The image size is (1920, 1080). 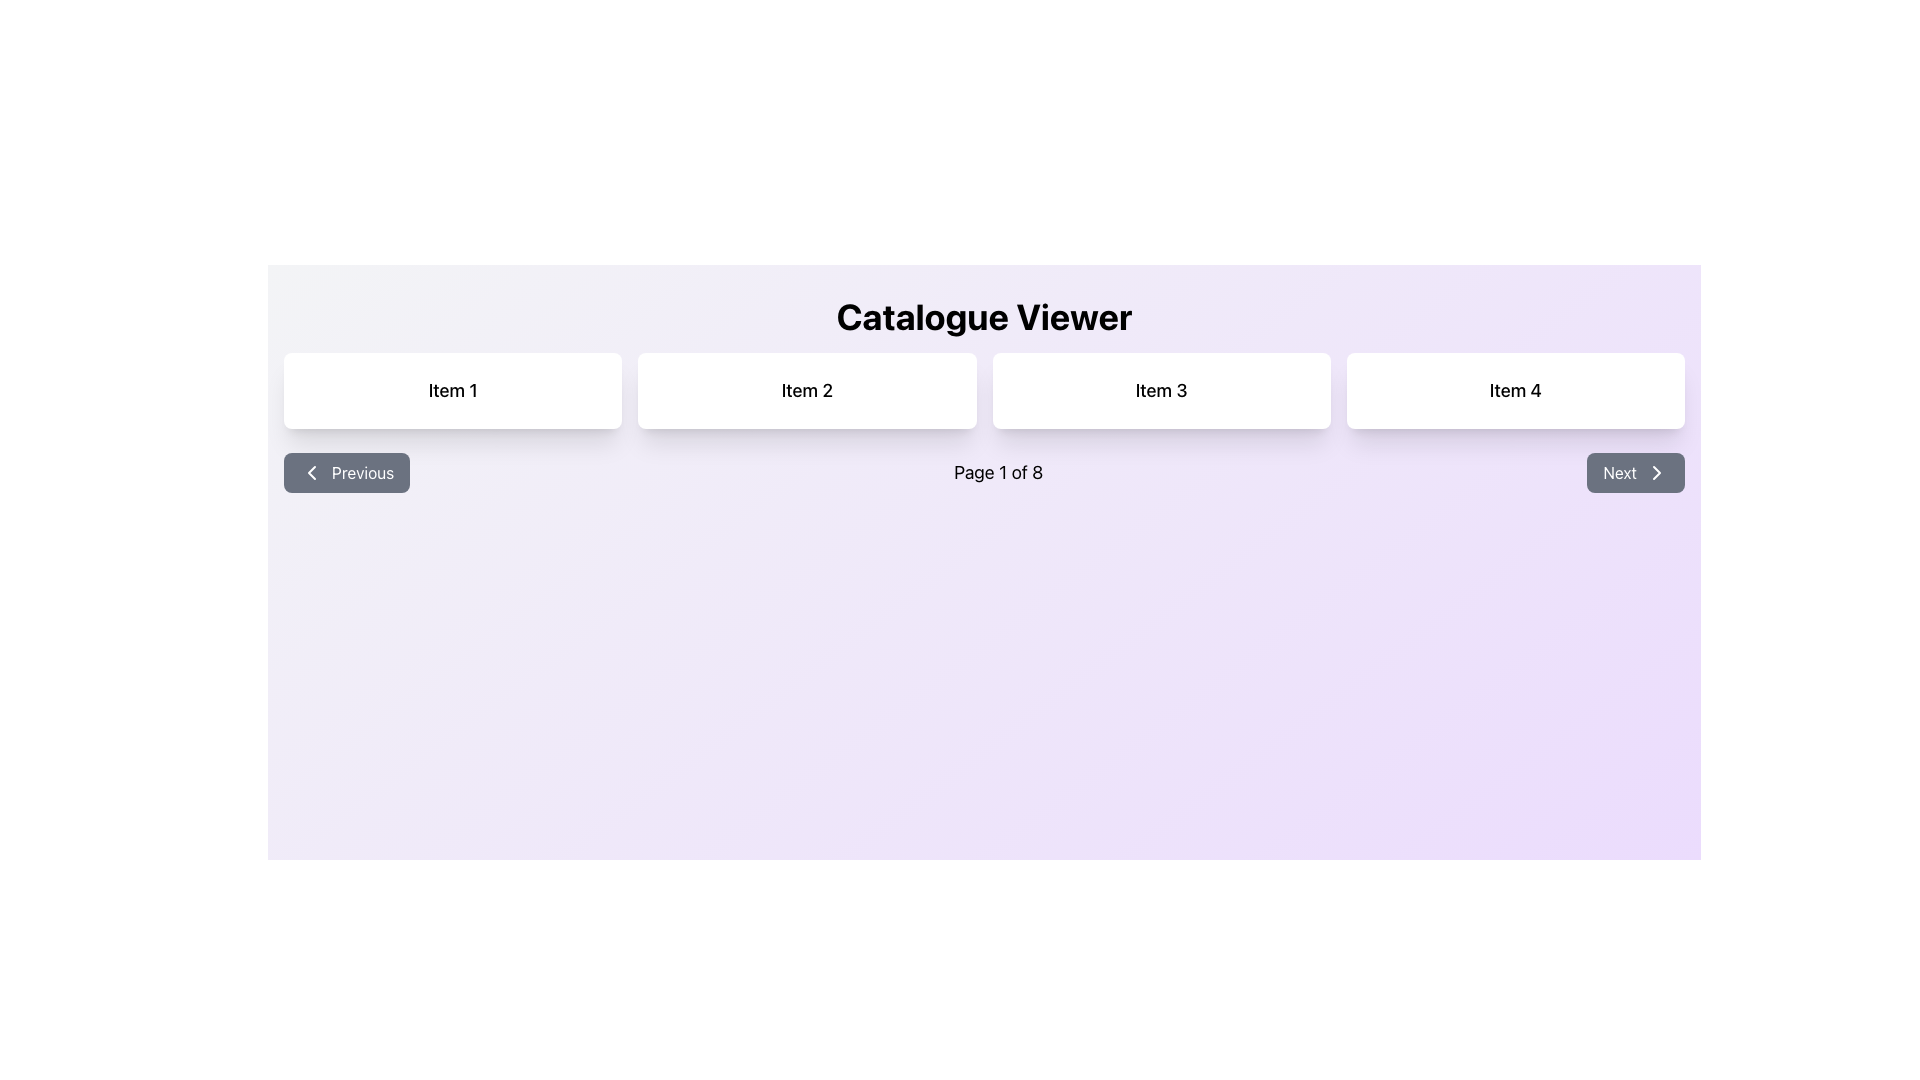 I want to click on the button located on the left side of the pagination bar, so click(x=346, y=473).